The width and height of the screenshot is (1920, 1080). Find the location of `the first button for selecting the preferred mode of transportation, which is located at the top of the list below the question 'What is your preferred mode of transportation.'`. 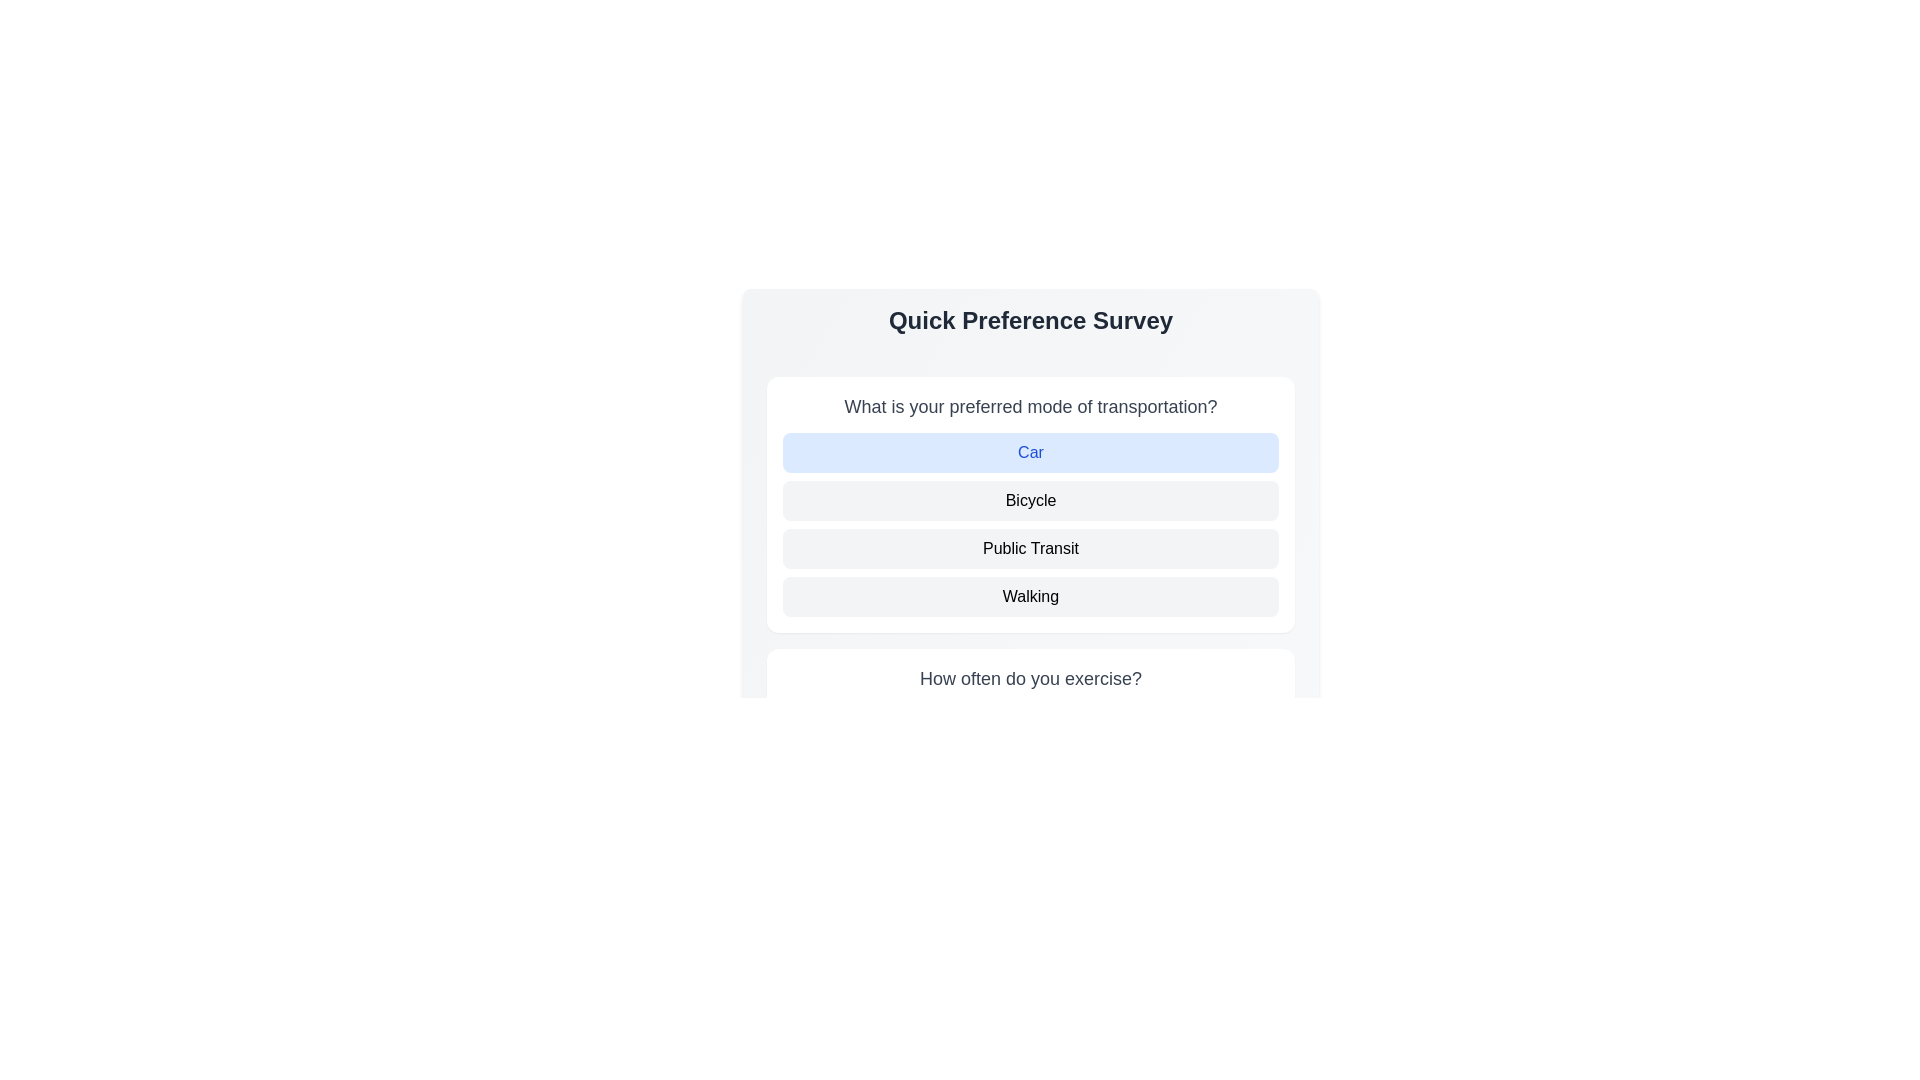

the first button for selecting the preferred mode of transportation, which is located at the top of the list below the question 'What is your preferred mode of transportation.' is located at coordinates (1031, 452).